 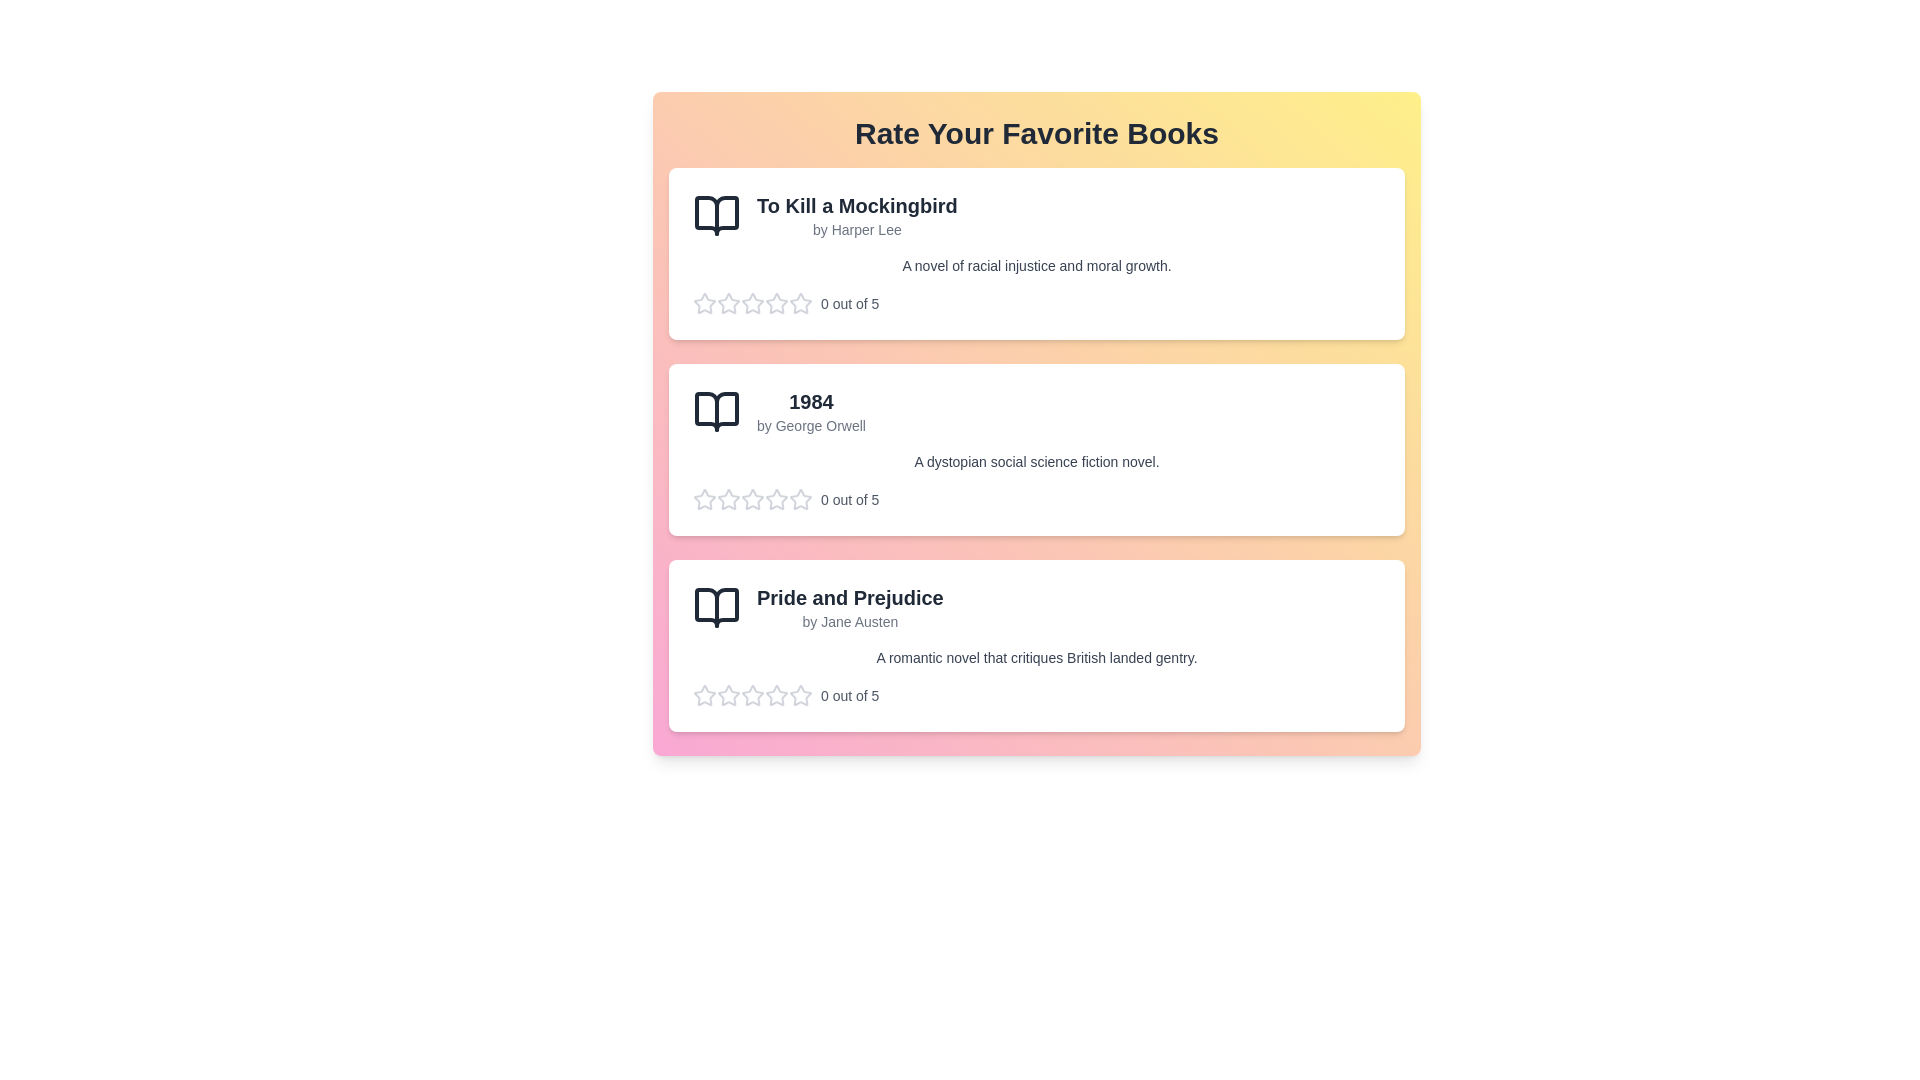 I want to click on the text label that provides a brief summary of the book '1984' by George Orwell, located below the title and author name, and above the rating section, so click(x=1036, y=462).